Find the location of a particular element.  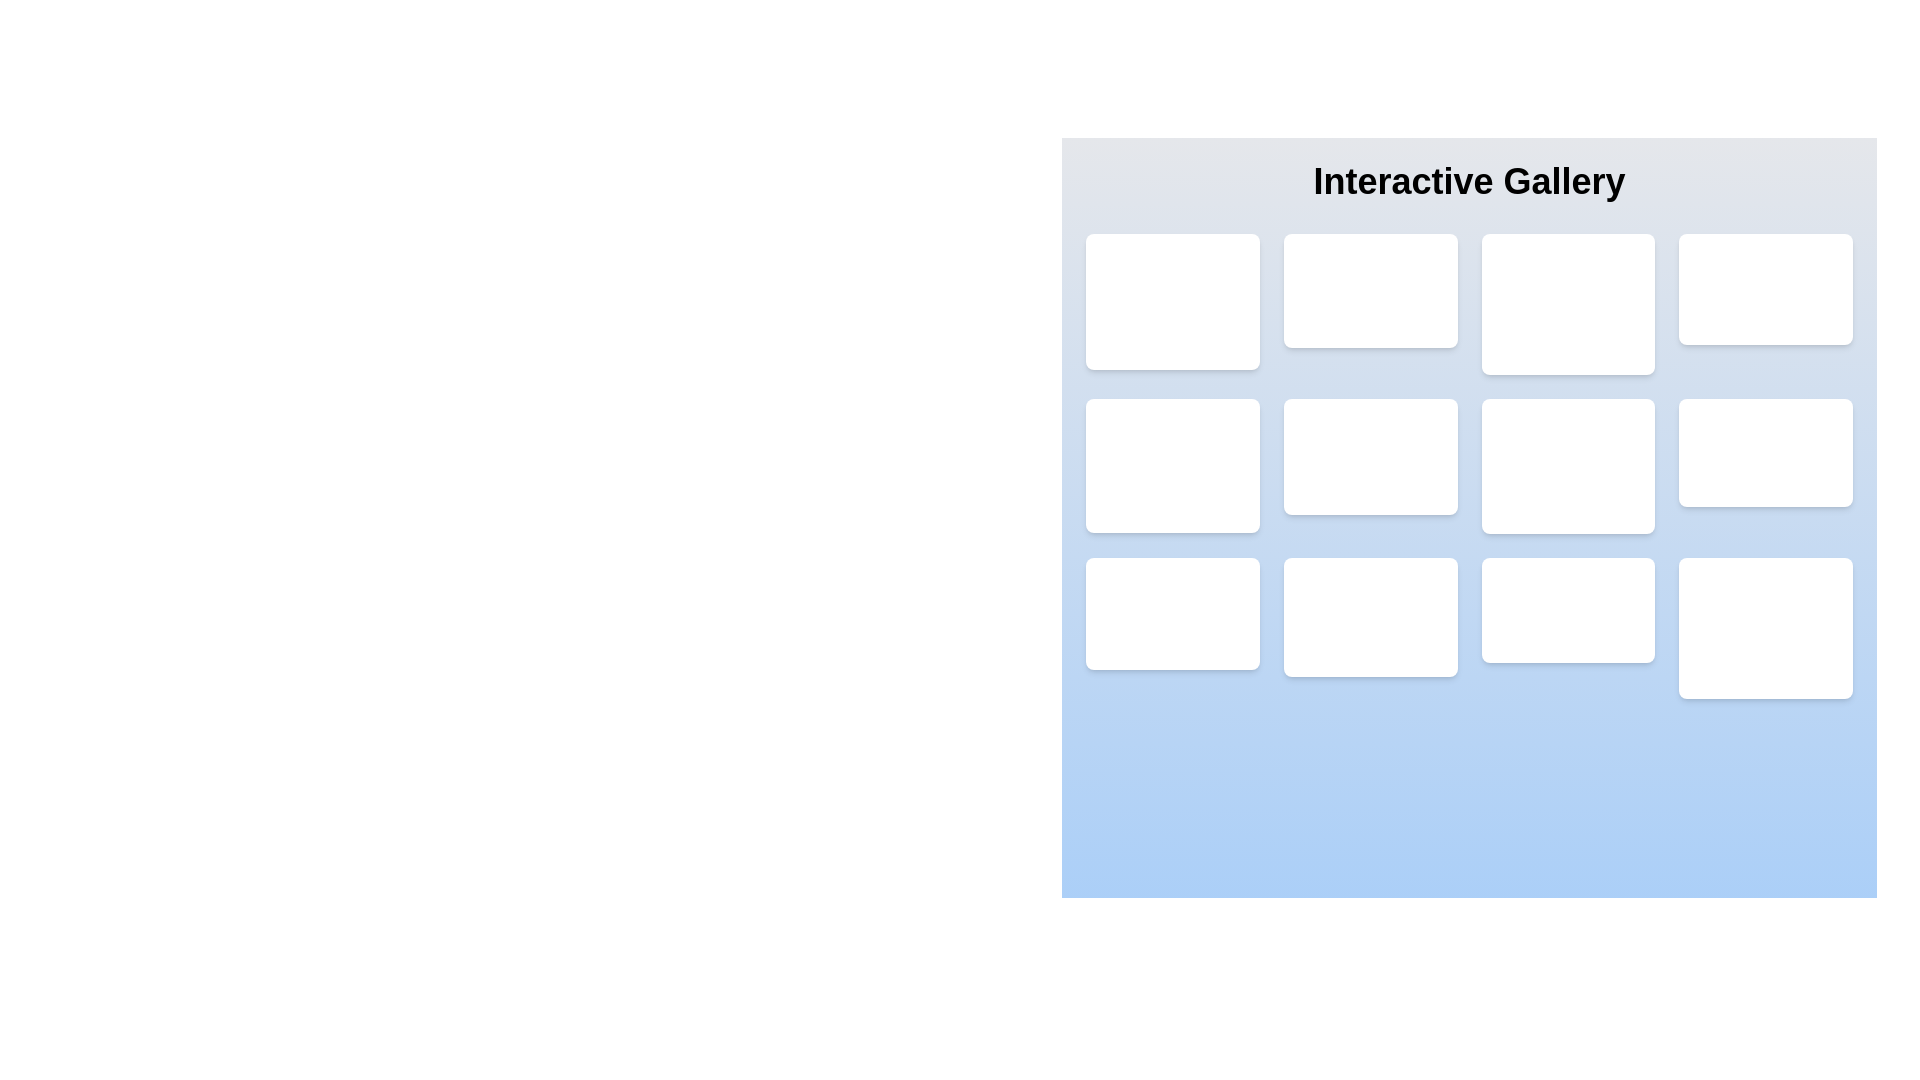

the third card in the first row of the gallery layout, which displays a visual item and textual information is located at coordinates (1567, 304).